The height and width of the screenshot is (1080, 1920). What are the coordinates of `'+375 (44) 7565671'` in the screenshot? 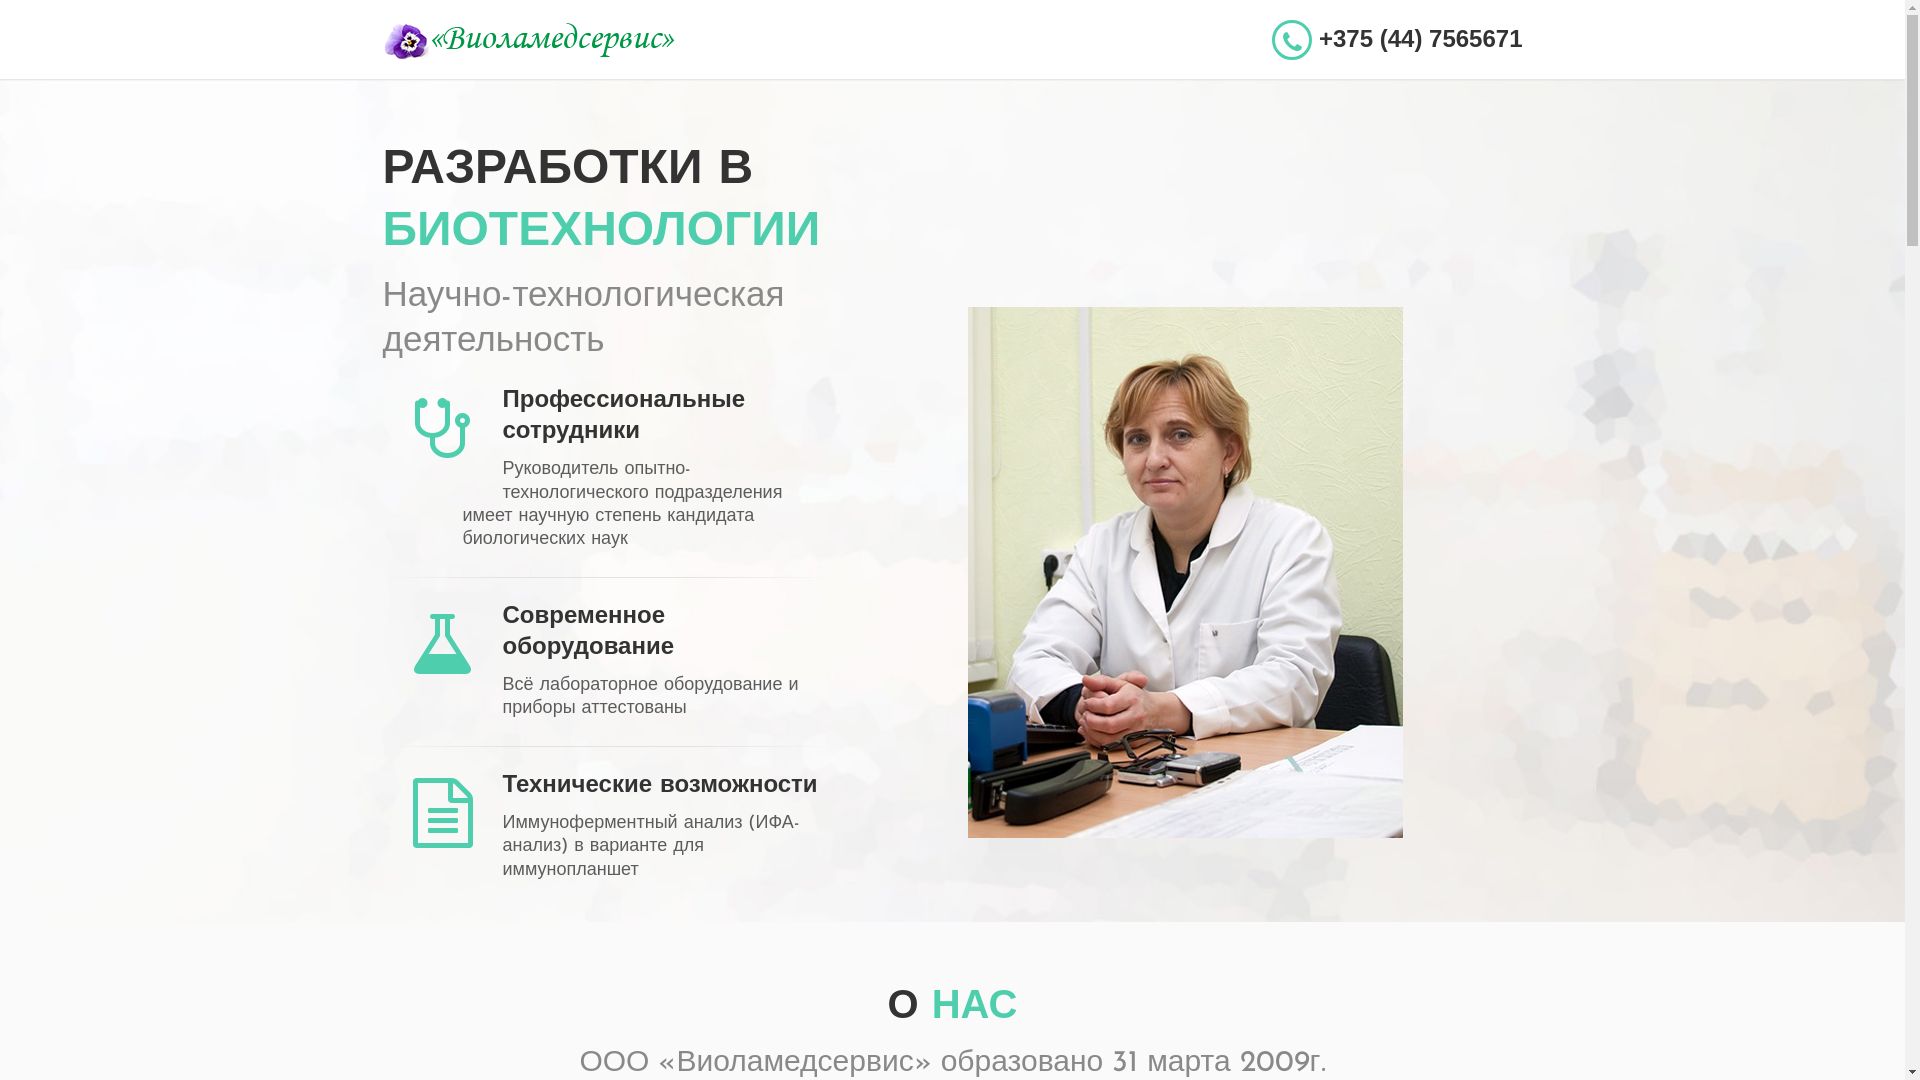 It's located at (1395, 38).